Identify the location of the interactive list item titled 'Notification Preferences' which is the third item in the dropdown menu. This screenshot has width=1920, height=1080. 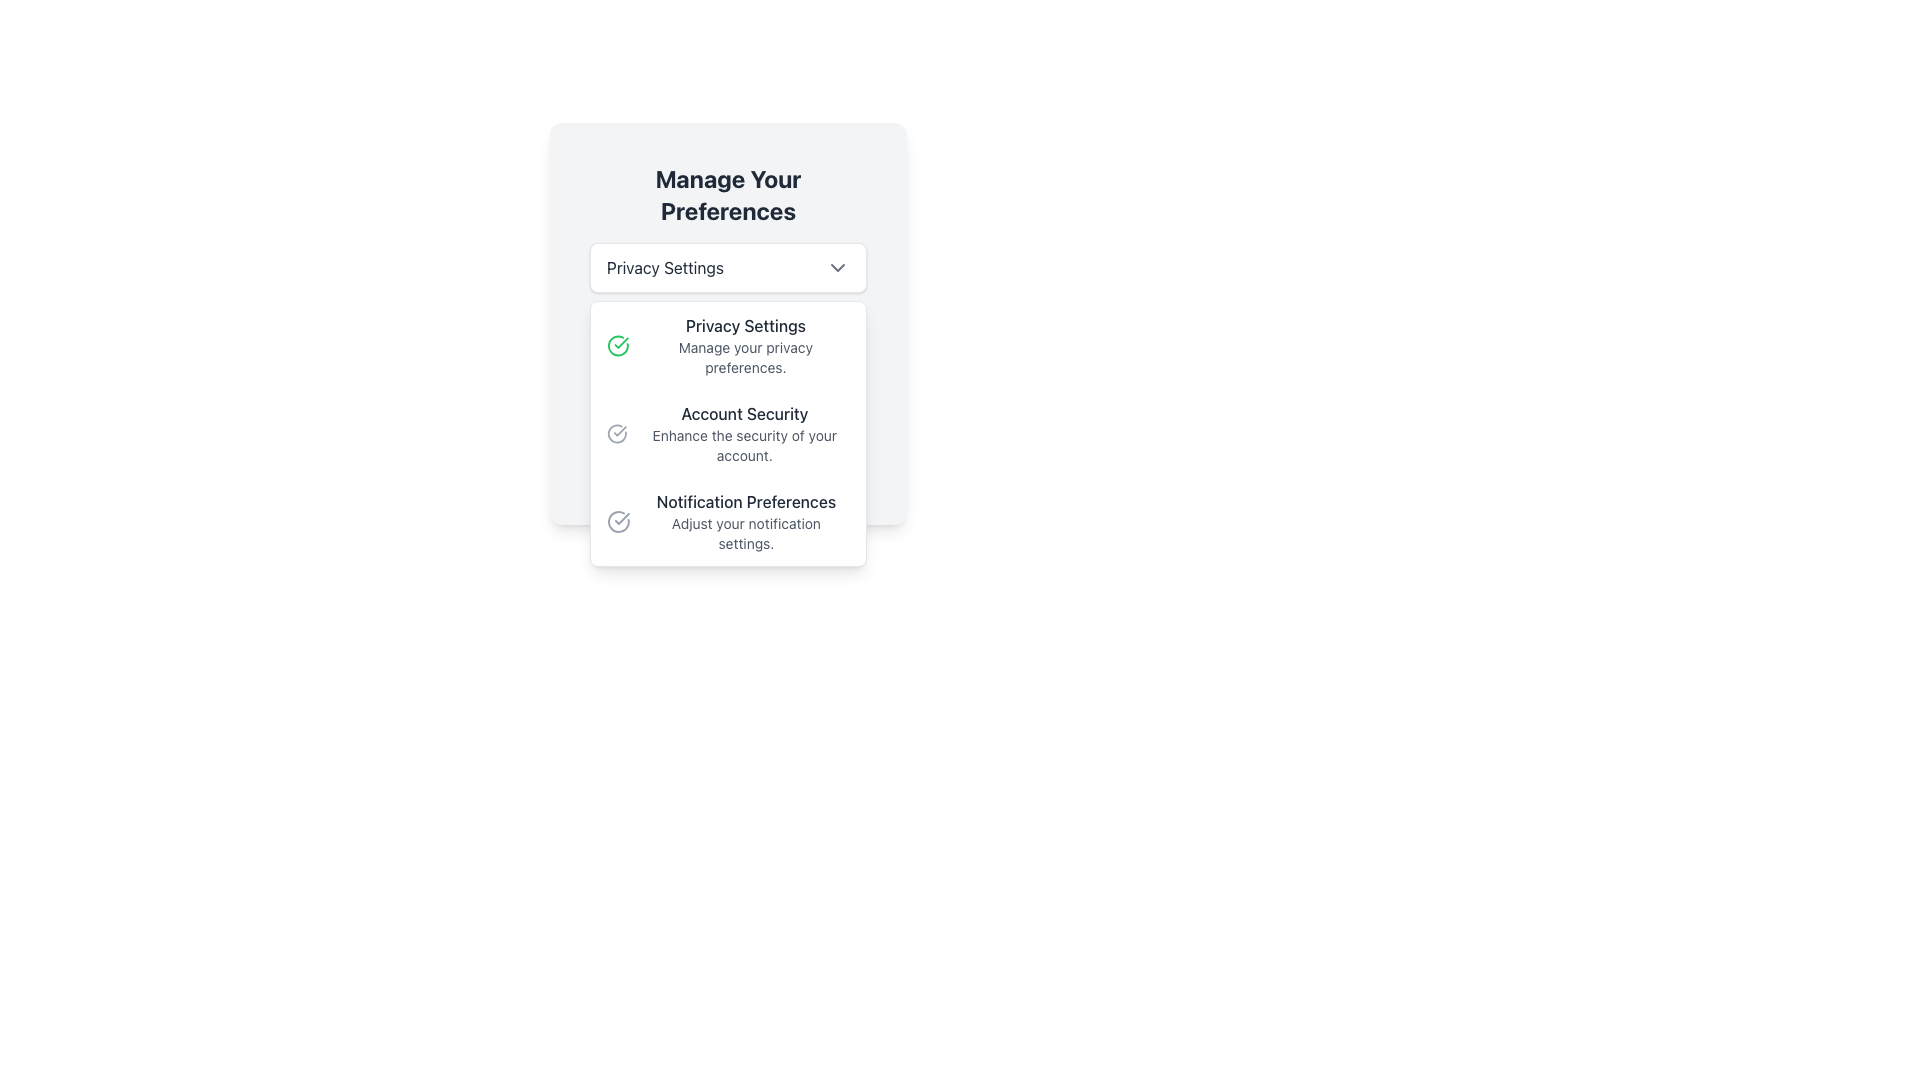
(727, 520).